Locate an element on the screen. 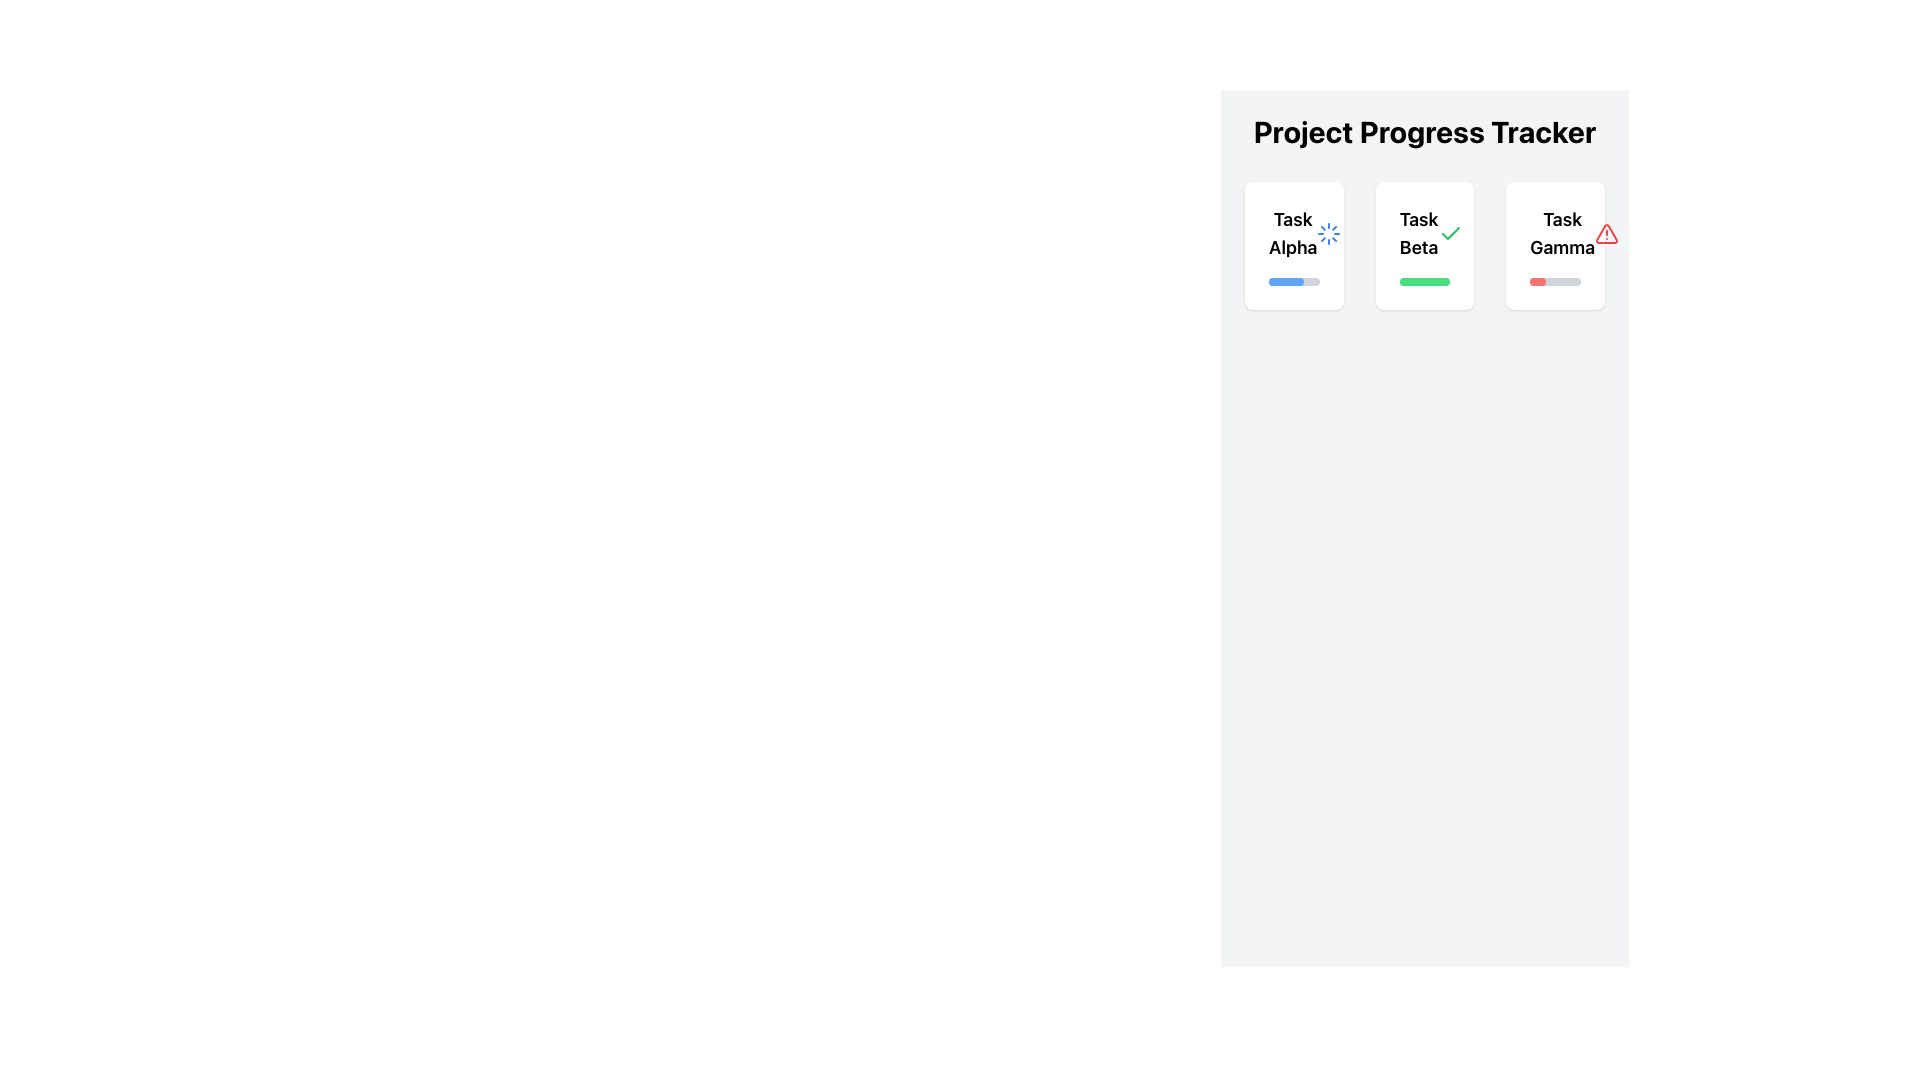 This screenshot has width=1920, height=1080. the text details of the Text Display Component indicating the name and status of the second task, which is positioned centrally within the white rectangular card in the 'Project Progress Tracker' section is located at coordinates (1424, 233).